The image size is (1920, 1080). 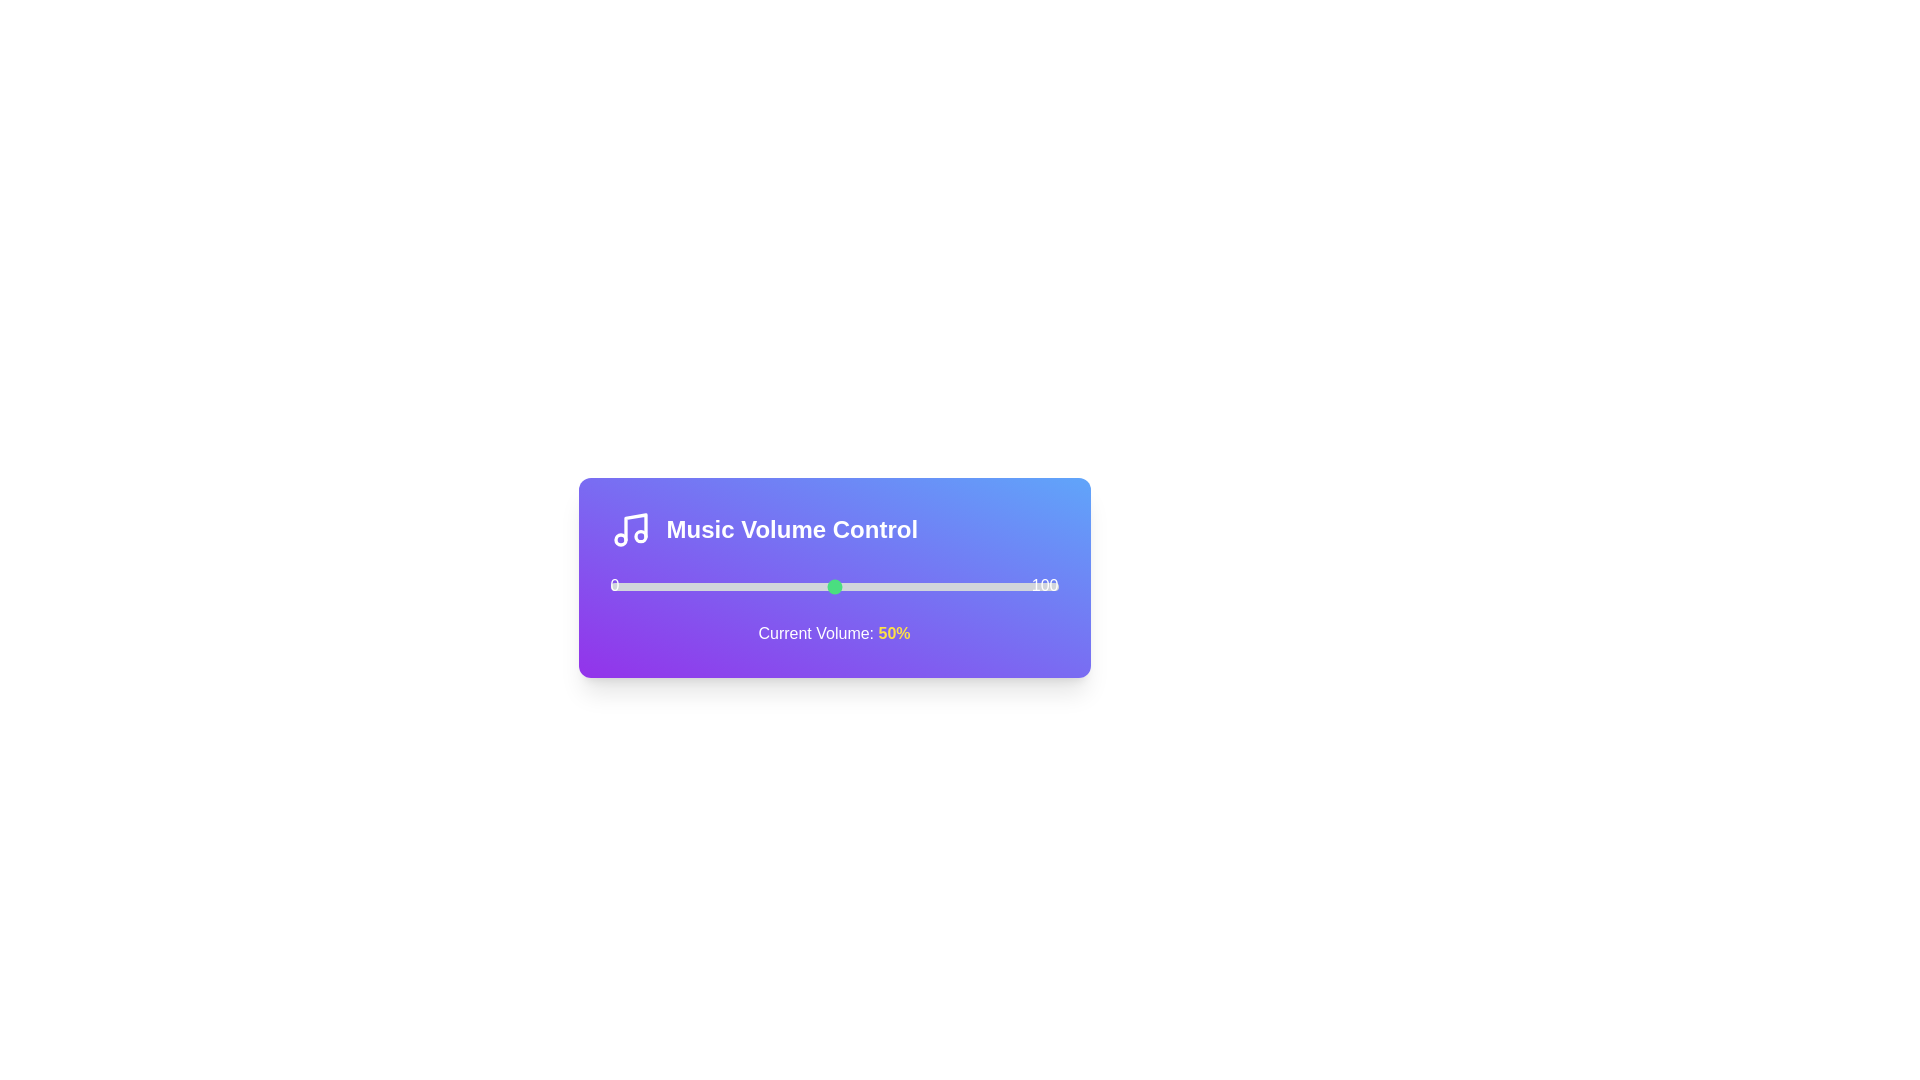 What do you see at coordinates (613, 585) in the screenshot?
I see `the slider to 1%, where 1 is a value between 0 and 100` at bounding box center [613, 585].